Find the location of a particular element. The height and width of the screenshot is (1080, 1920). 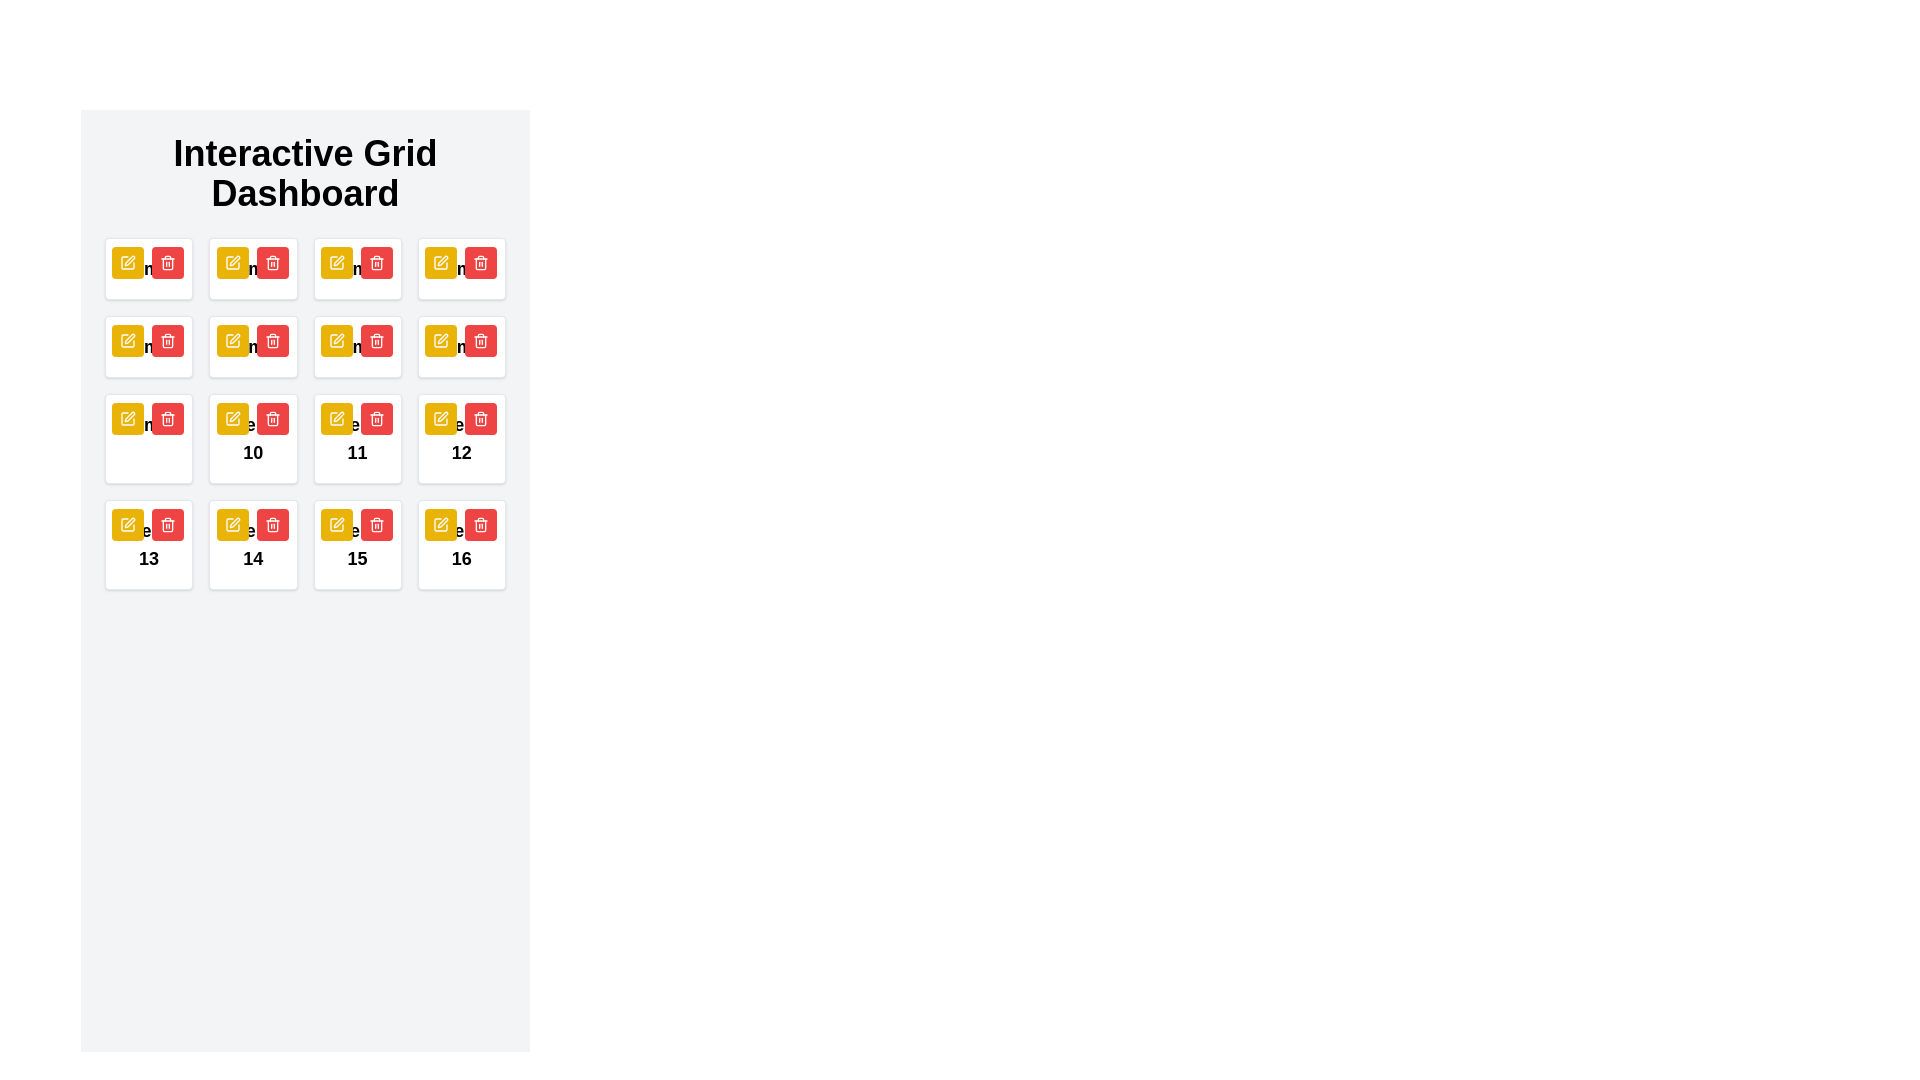

the yellow button is located at coordinates (252, 346).